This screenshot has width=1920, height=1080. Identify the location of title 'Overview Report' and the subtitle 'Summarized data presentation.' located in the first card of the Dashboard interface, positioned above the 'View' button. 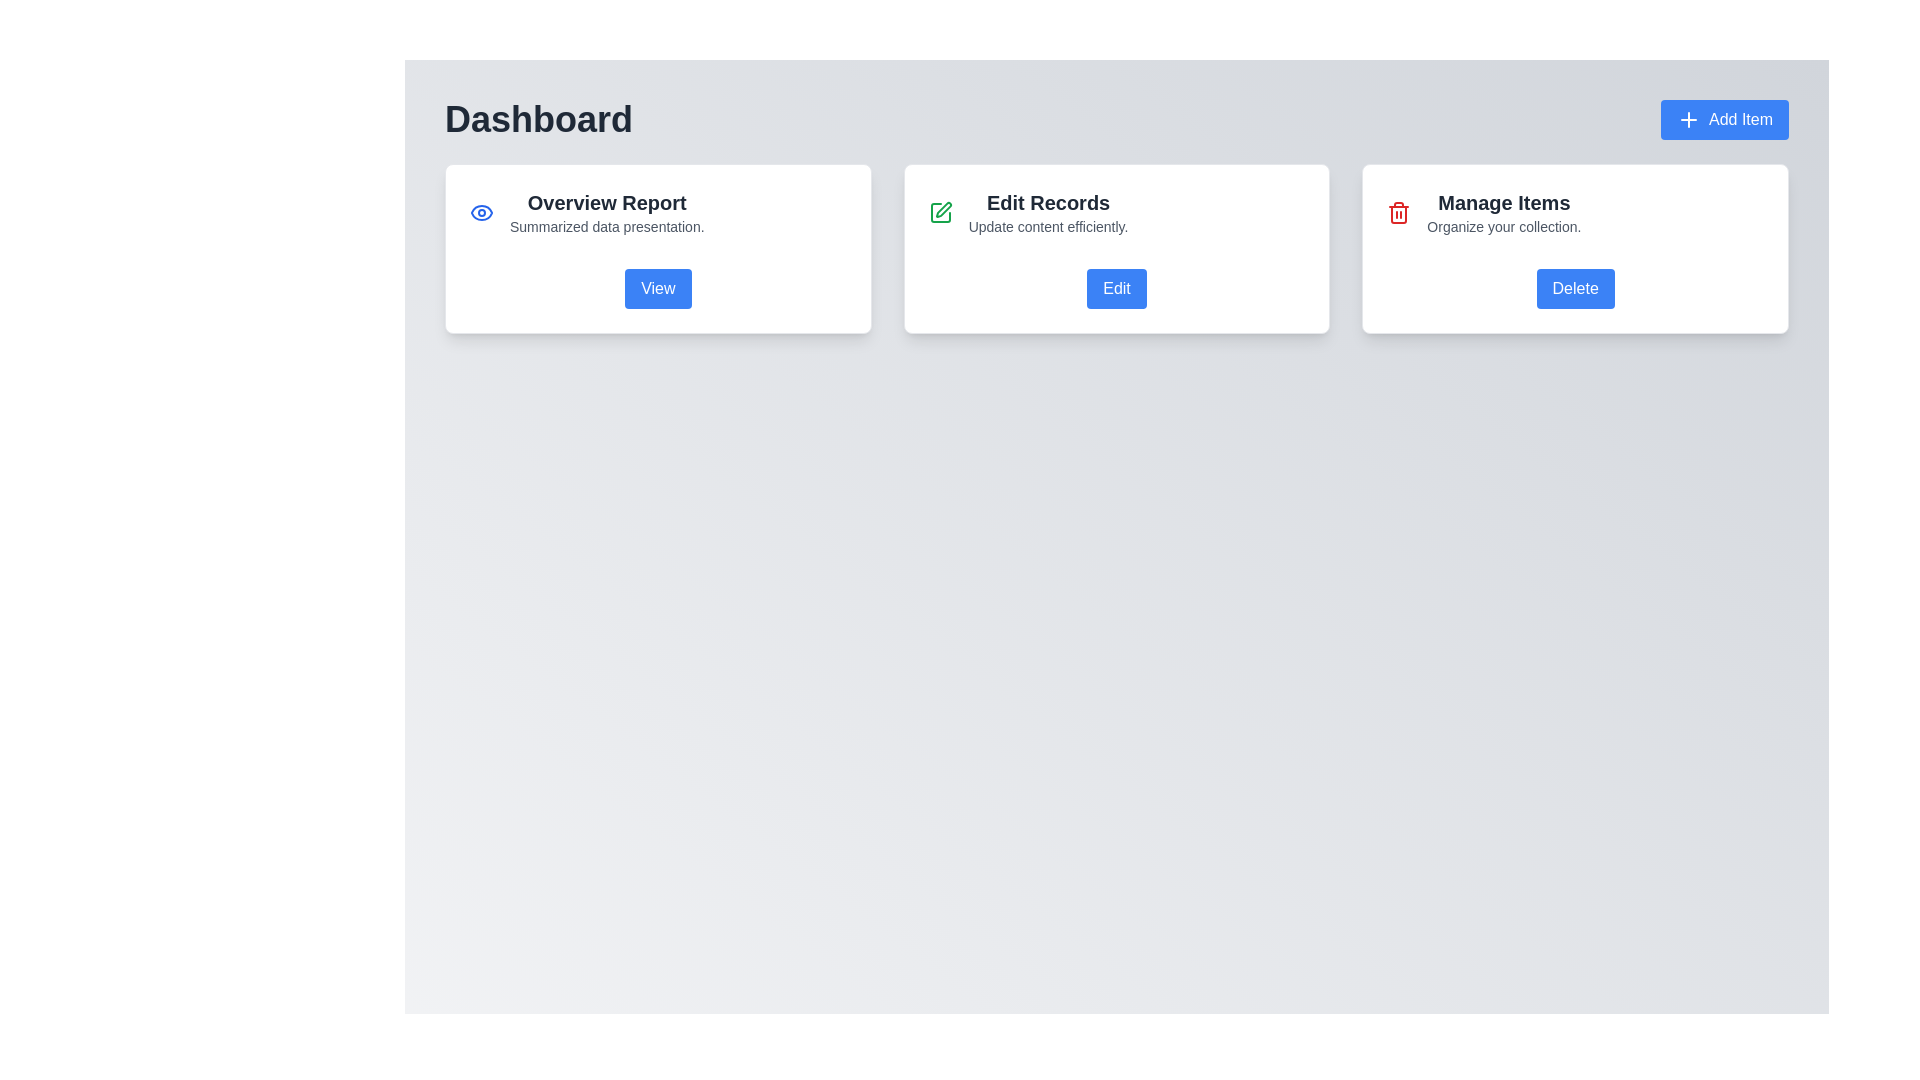
(606, 212).